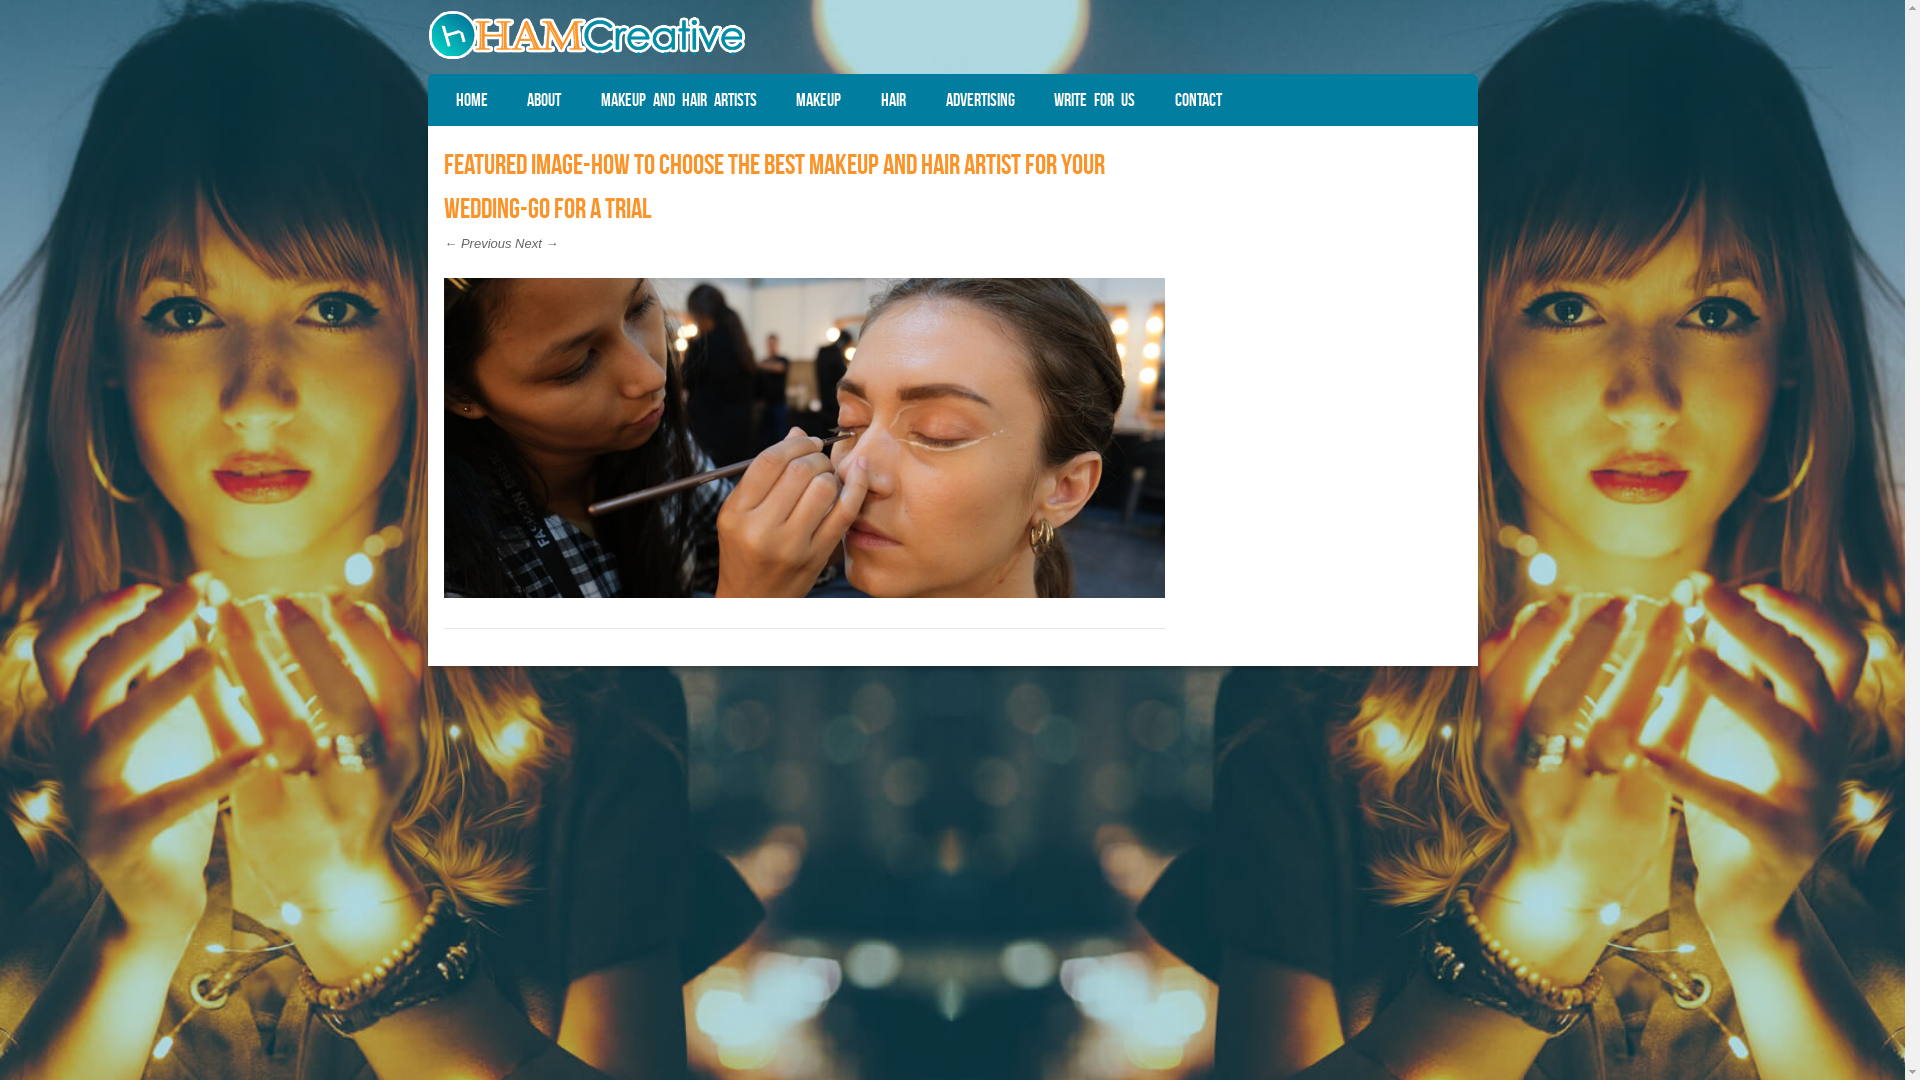 This screenshot has height=1080, width=1920. What do you see at coordinates (892, 99) in the screenshot?
I see `'HAIR'` at bounding box center [892, 99].